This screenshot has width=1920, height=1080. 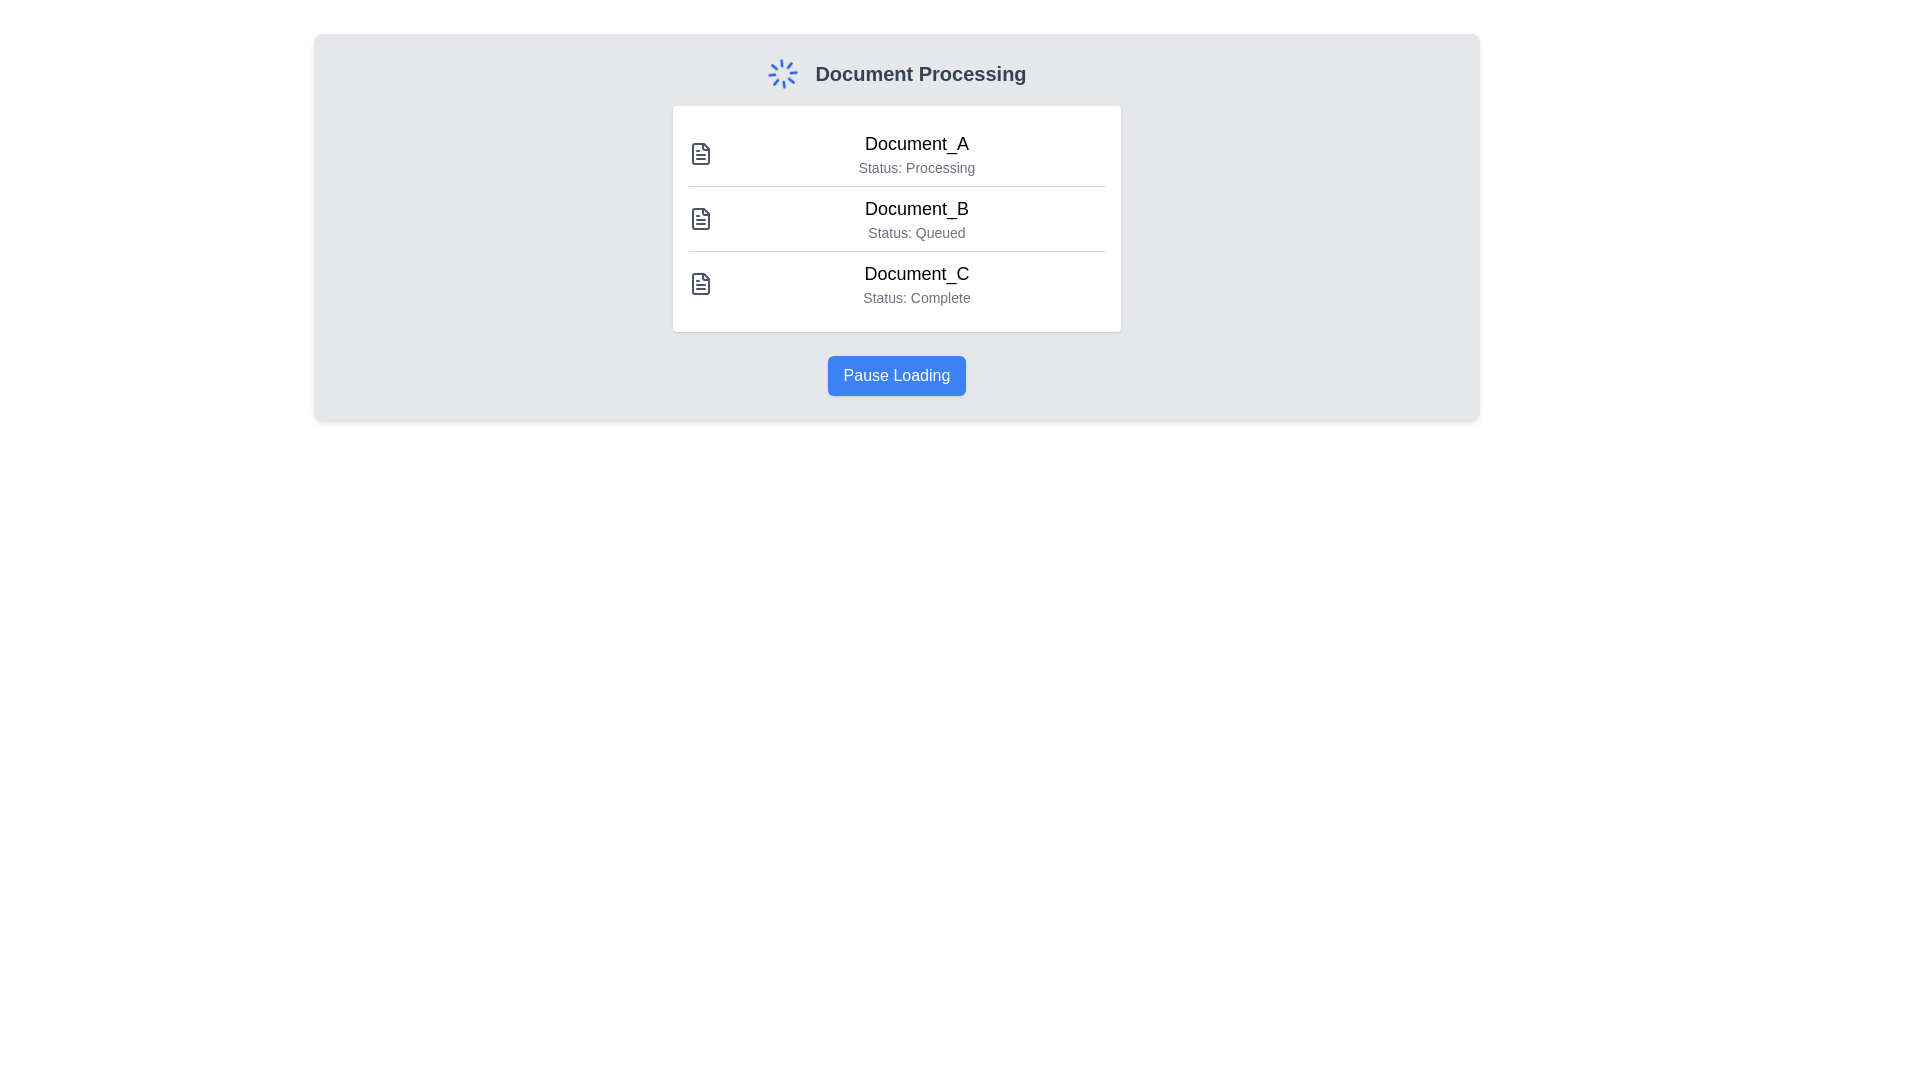 What do you see at coordinates (700, 284) in the screenshot?
I see `the document icon representing 'Document_C' with status 'Complete', which is the leftmost icon in its row` at bounding box center [700, 284].